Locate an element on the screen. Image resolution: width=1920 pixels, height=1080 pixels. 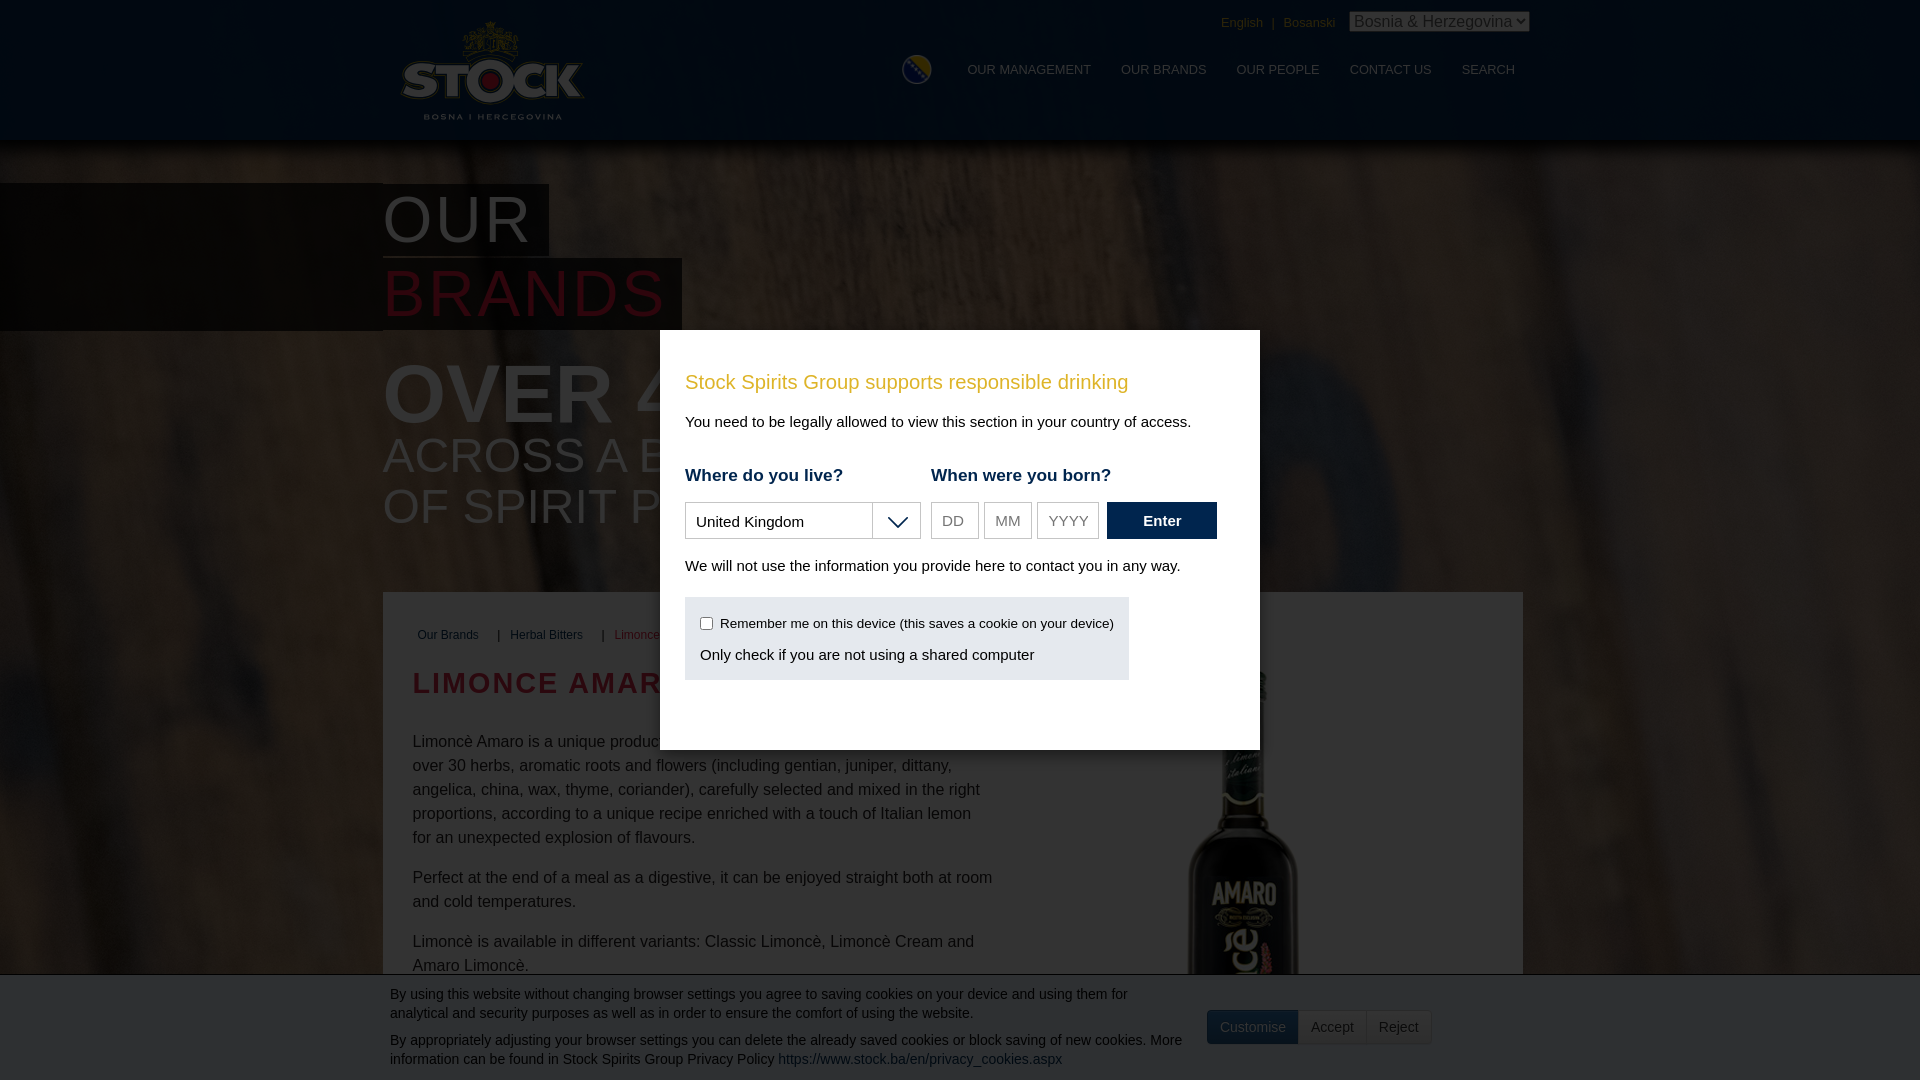
'OUR PEOPLE' is located at coordinates (1276, 68).